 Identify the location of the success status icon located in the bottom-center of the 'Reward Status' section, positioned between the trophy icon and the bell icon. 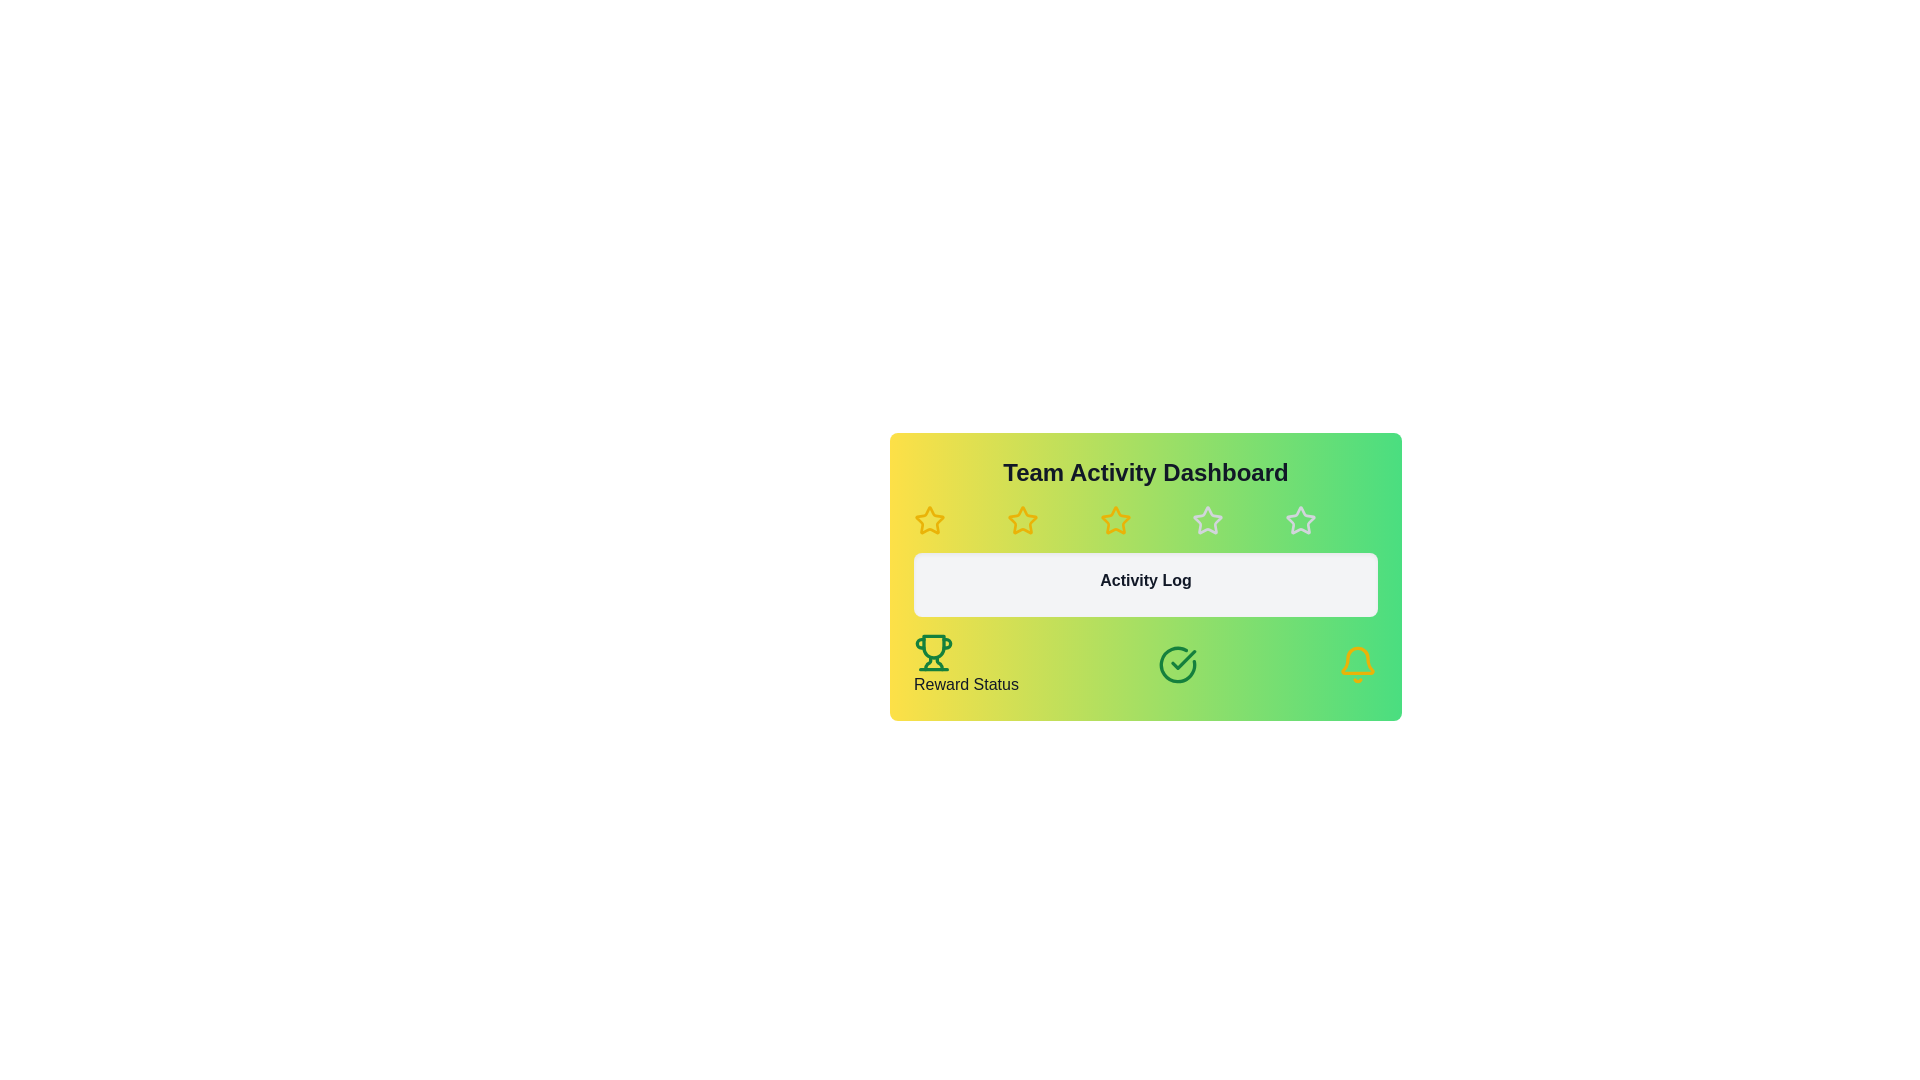
(1178, 664).